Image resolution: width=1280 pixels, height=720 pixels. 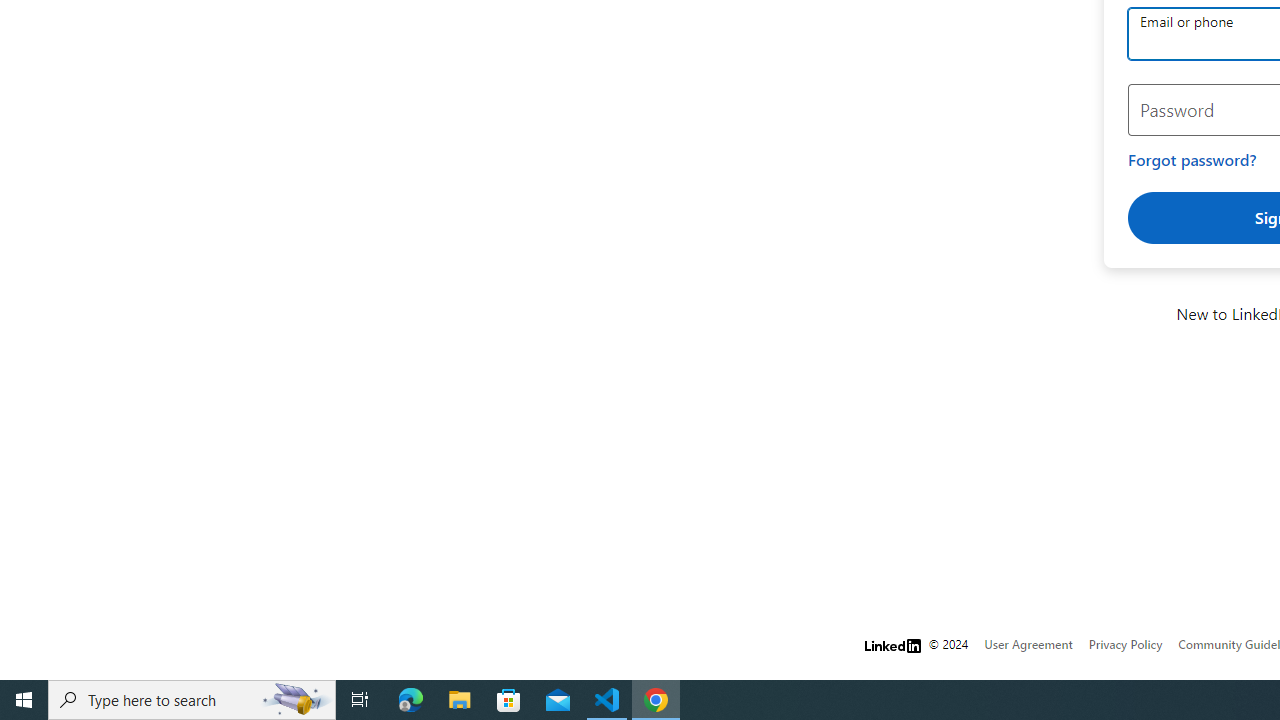 I want to click on 'User Agreement', so click(x=1028, y=644).